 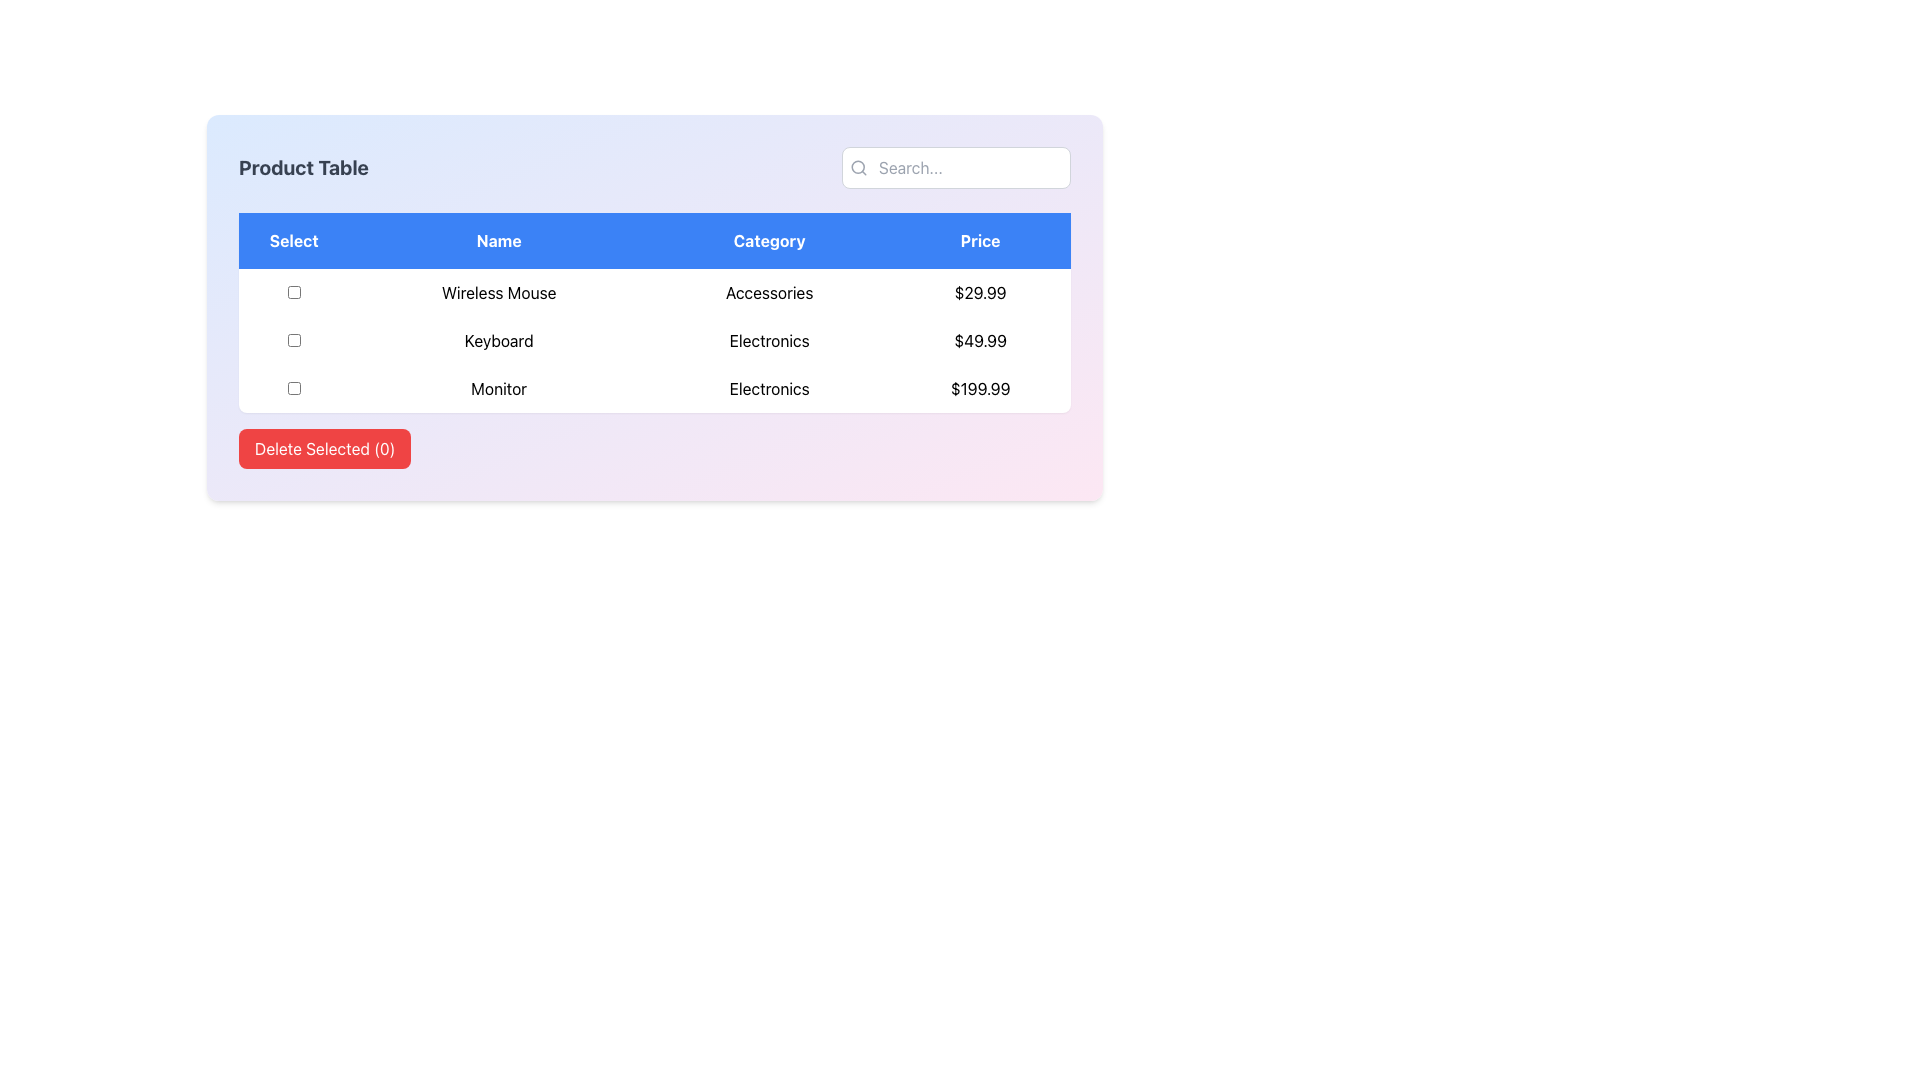 What do you see at coordinates (654, 389) in the screenshot?
I see `the 'Monitor' table row which contains the checkbox, product name 'Monitor', category 'Electronics', and price '$199.99' to possibly trigger related actions` at bounding box center [654, 389].